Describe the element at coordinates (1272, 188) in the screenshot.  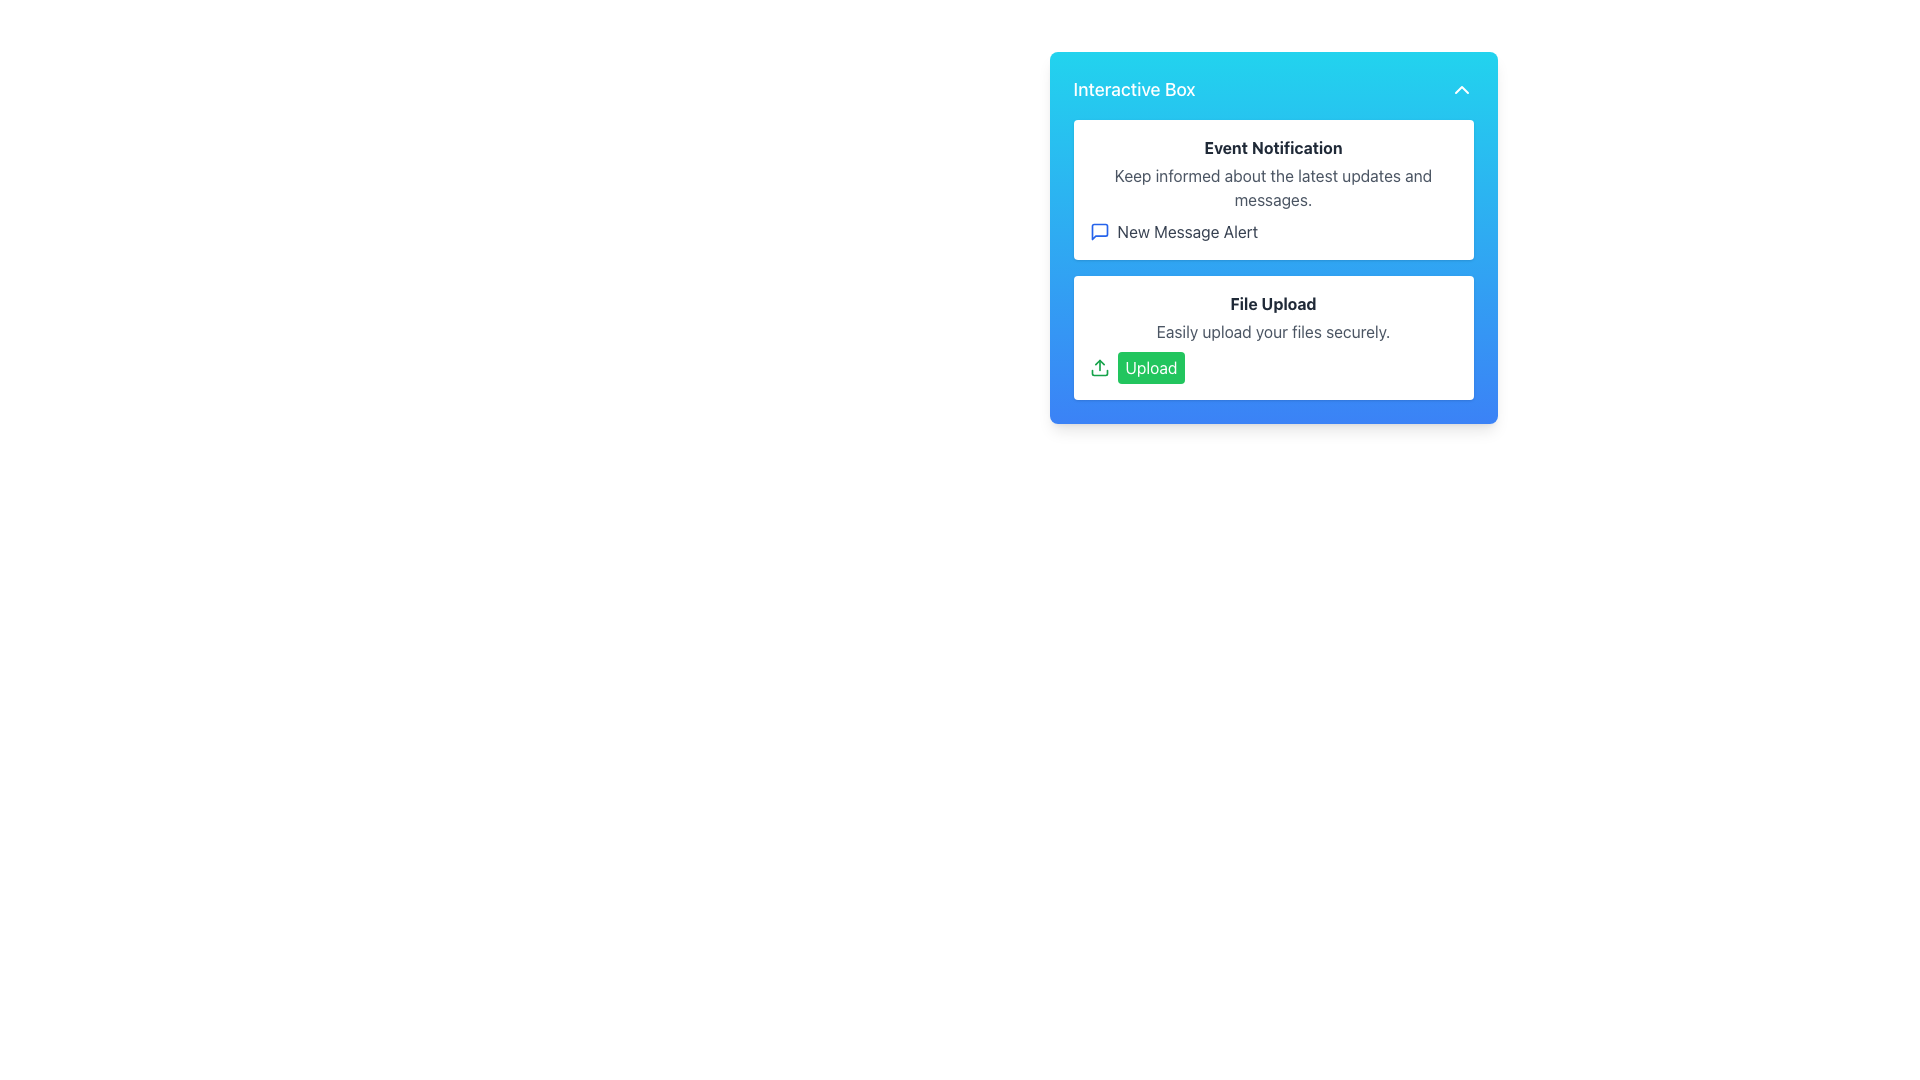
I see `the text displaying 'Keep informed about the latest updates and messages.' which is styled in gray and located between 'Event Notification' and 'New Message Alert.'` at that location.